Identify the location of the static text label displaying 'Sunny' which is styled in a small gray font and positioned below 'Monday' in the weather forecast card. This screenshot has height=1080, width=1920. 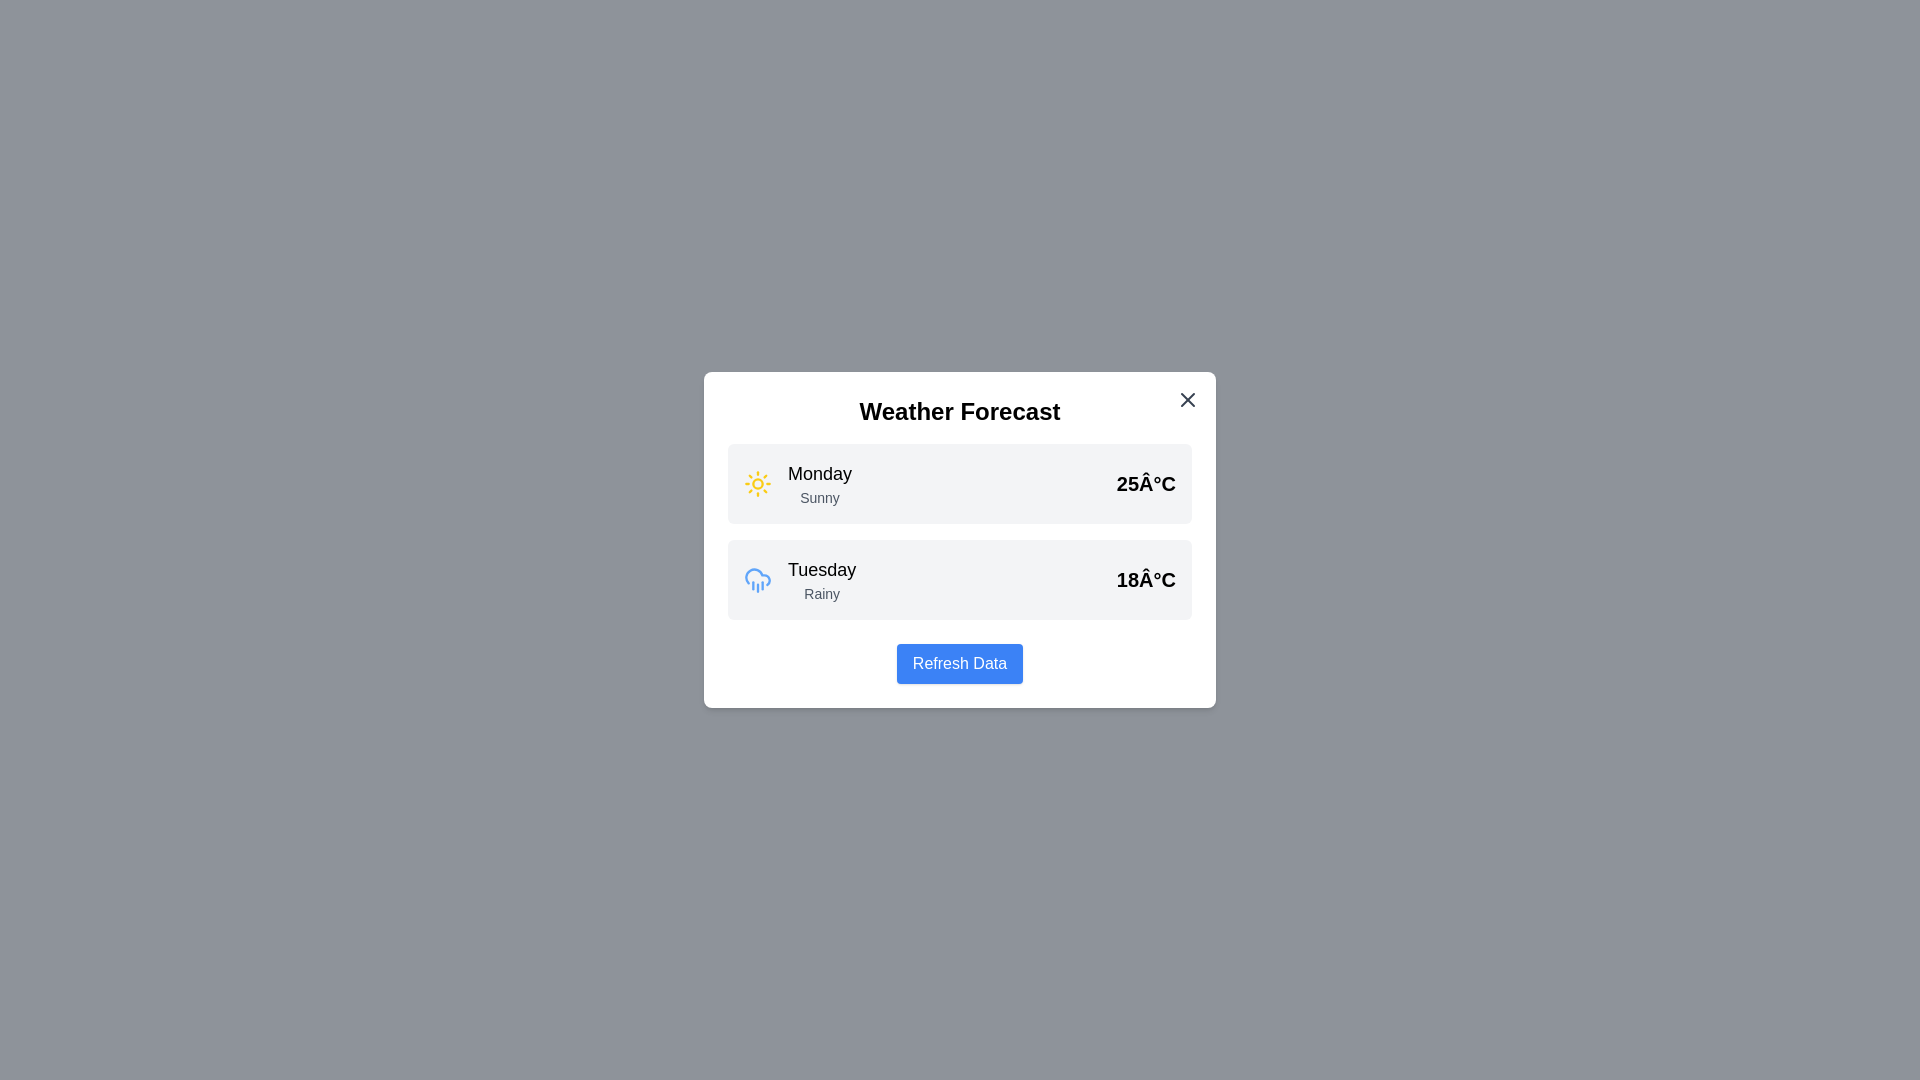
(820, 496).